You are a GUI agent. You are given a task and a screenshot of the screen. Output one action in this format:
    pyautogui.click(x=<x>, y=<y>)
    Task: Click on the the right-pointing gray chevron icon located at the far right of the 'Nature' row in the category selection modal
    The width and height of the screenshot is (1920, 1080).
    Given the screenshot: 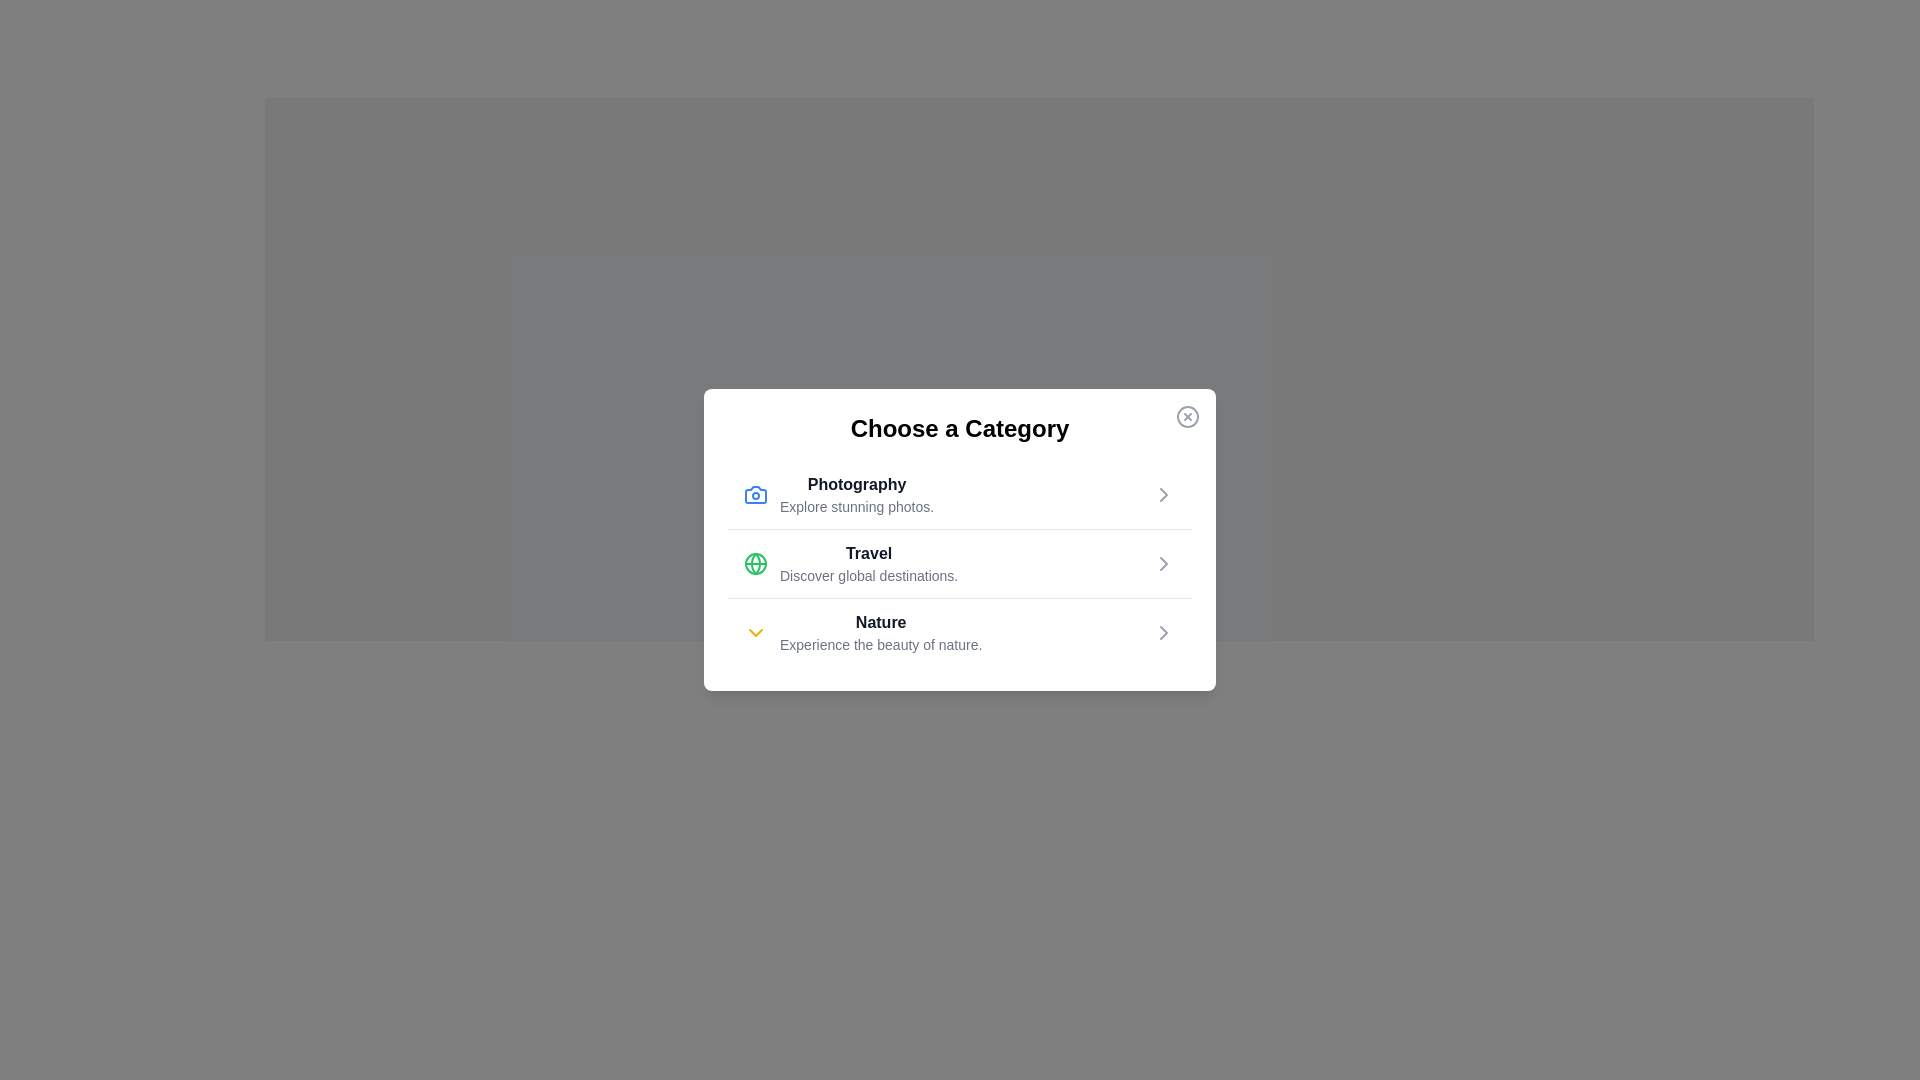 What is the action you would take?
    pyautogui.click(x=1163, y=632)
    